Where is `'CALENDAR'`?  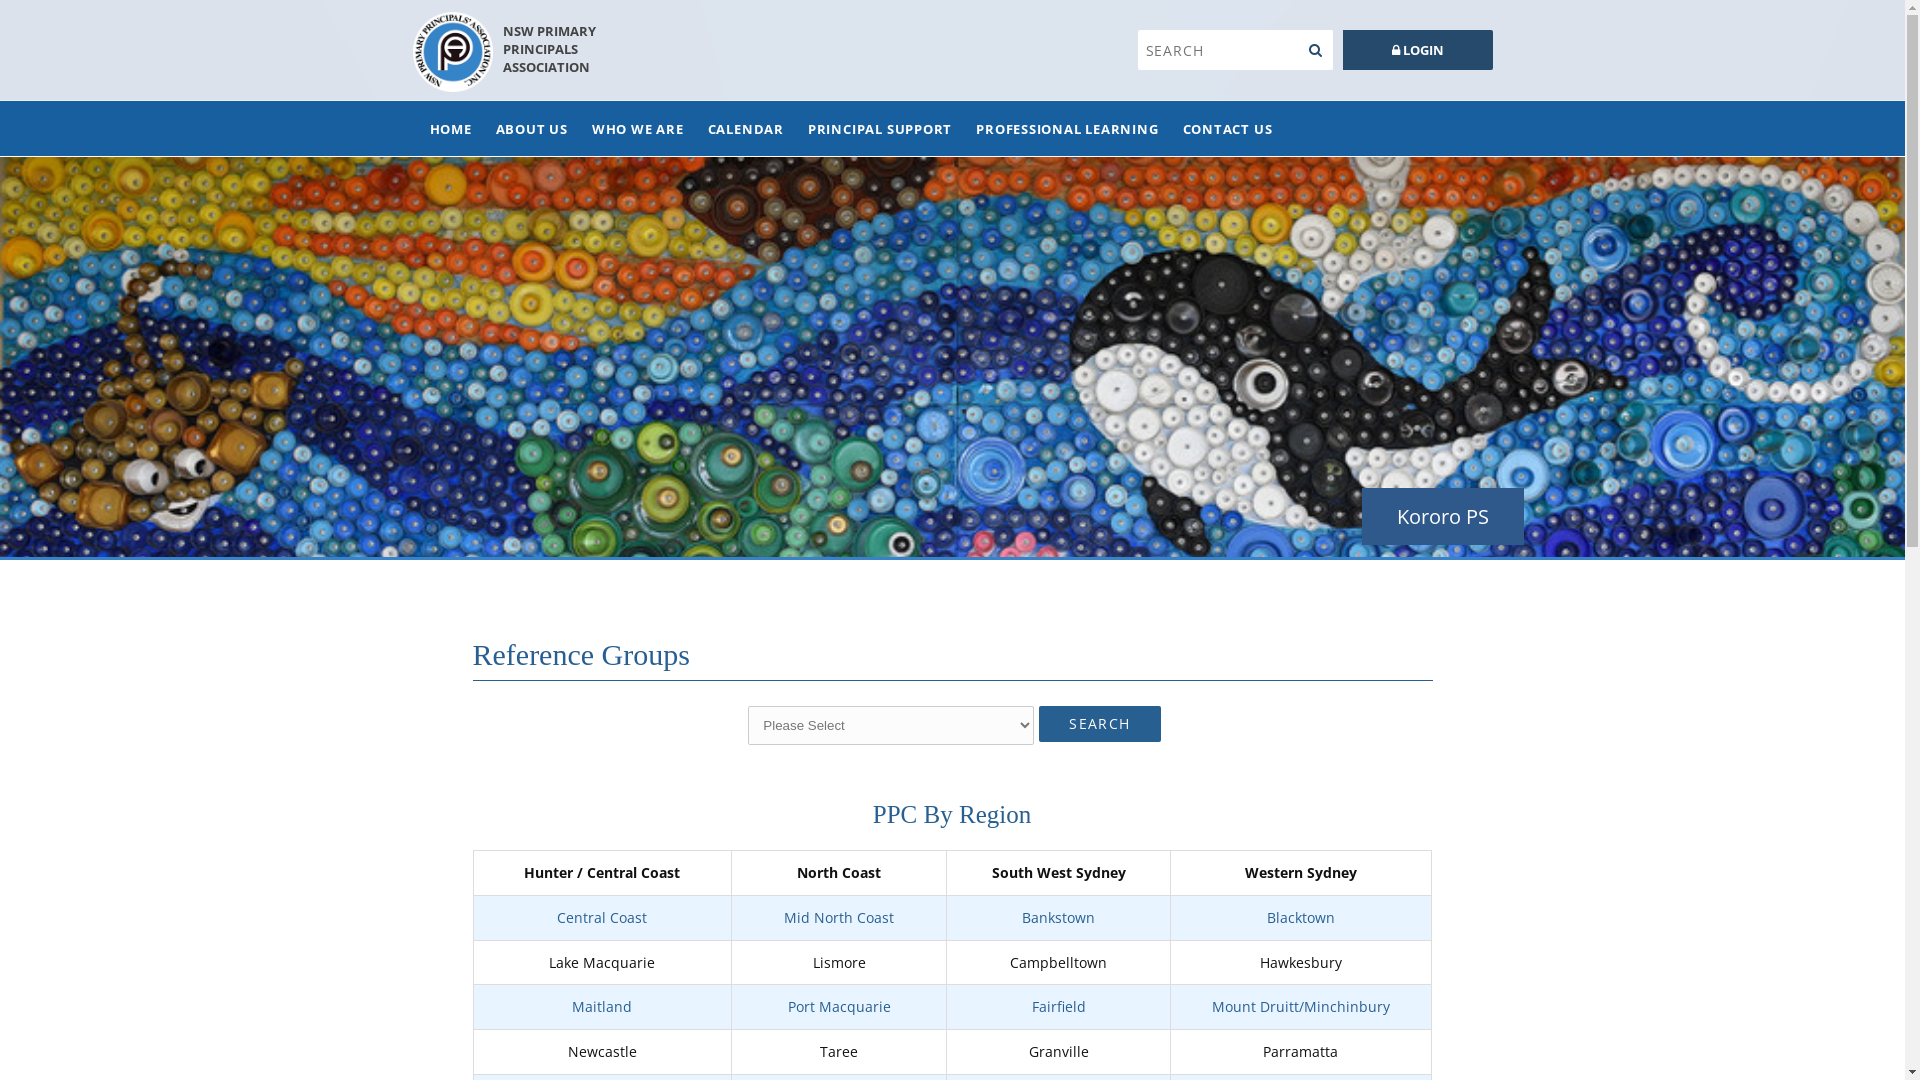 'CALENDAR' is located at coordinates (744, 128).